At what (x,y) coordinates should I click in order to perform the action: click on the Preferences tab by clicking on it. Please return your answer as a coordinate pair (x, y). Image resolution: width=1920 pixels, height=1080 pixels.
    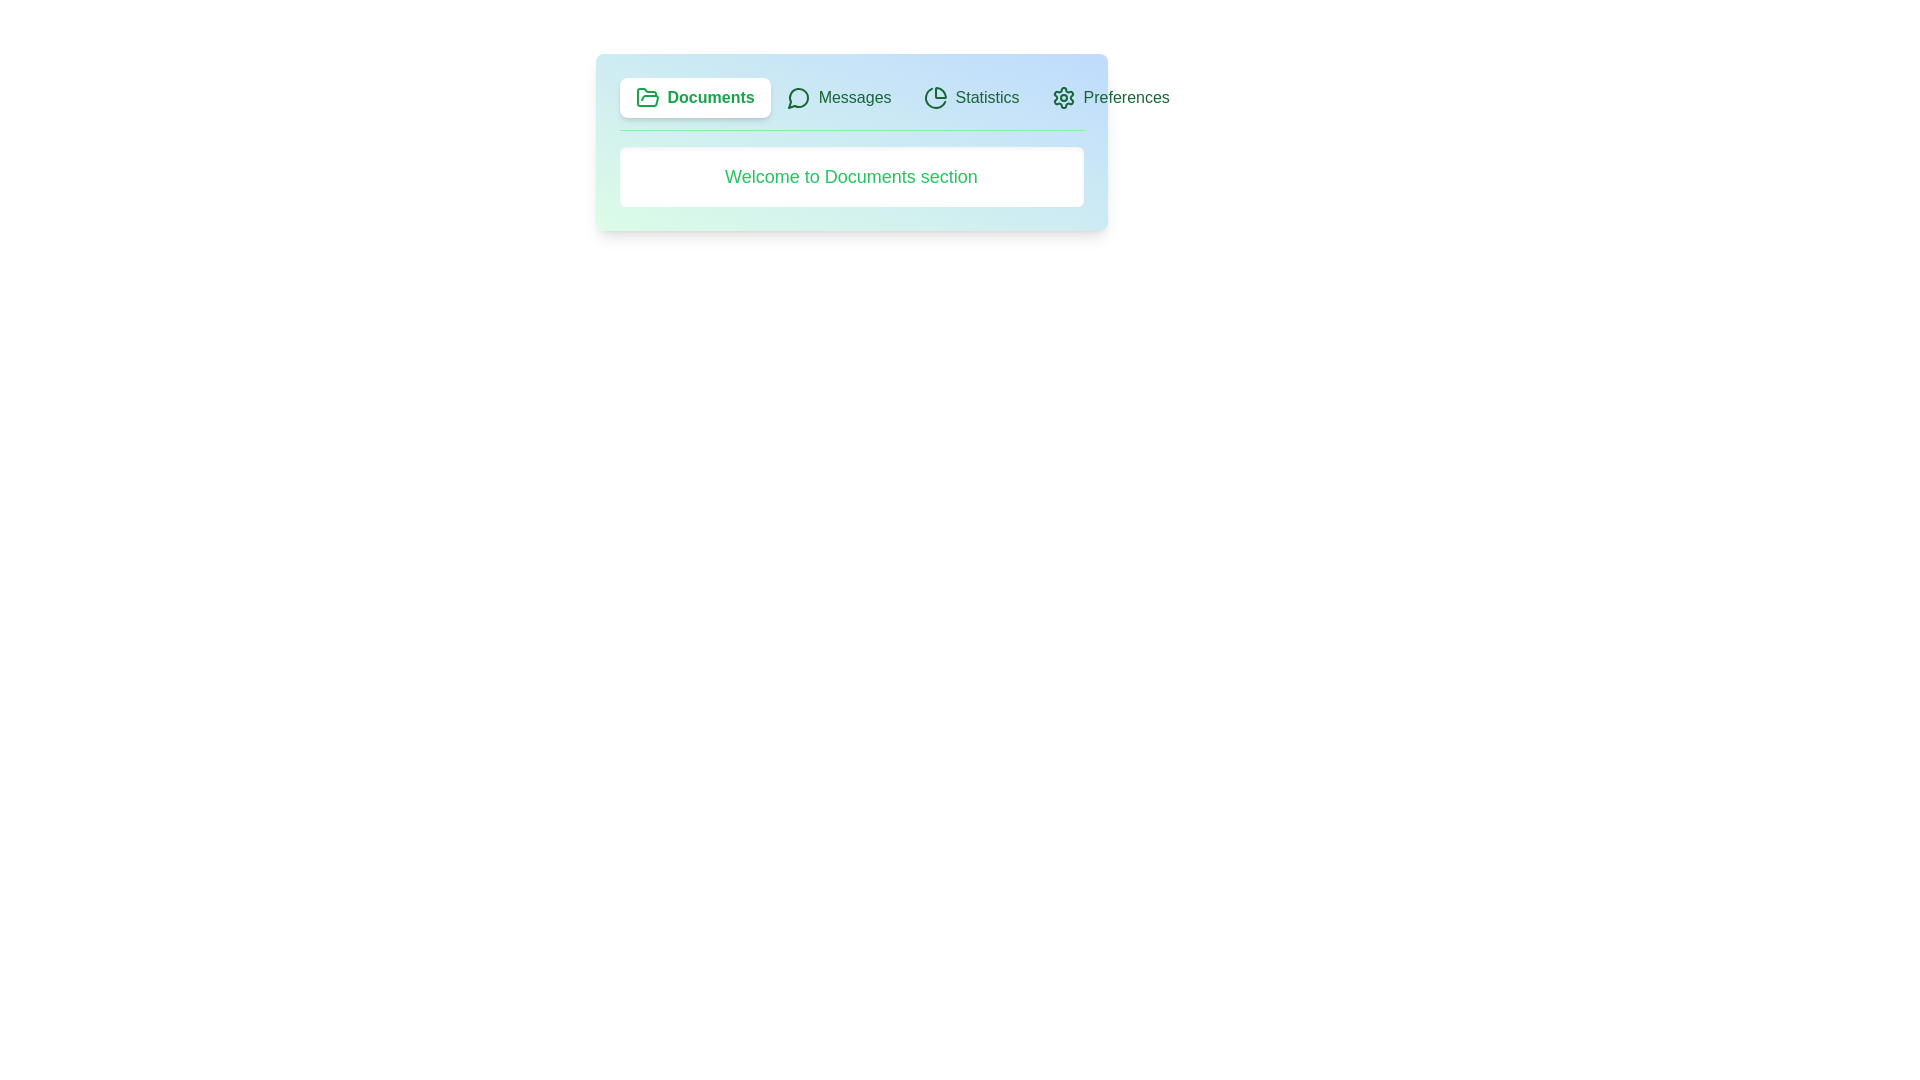
    Looking at the image, I should click on (1109, 97).